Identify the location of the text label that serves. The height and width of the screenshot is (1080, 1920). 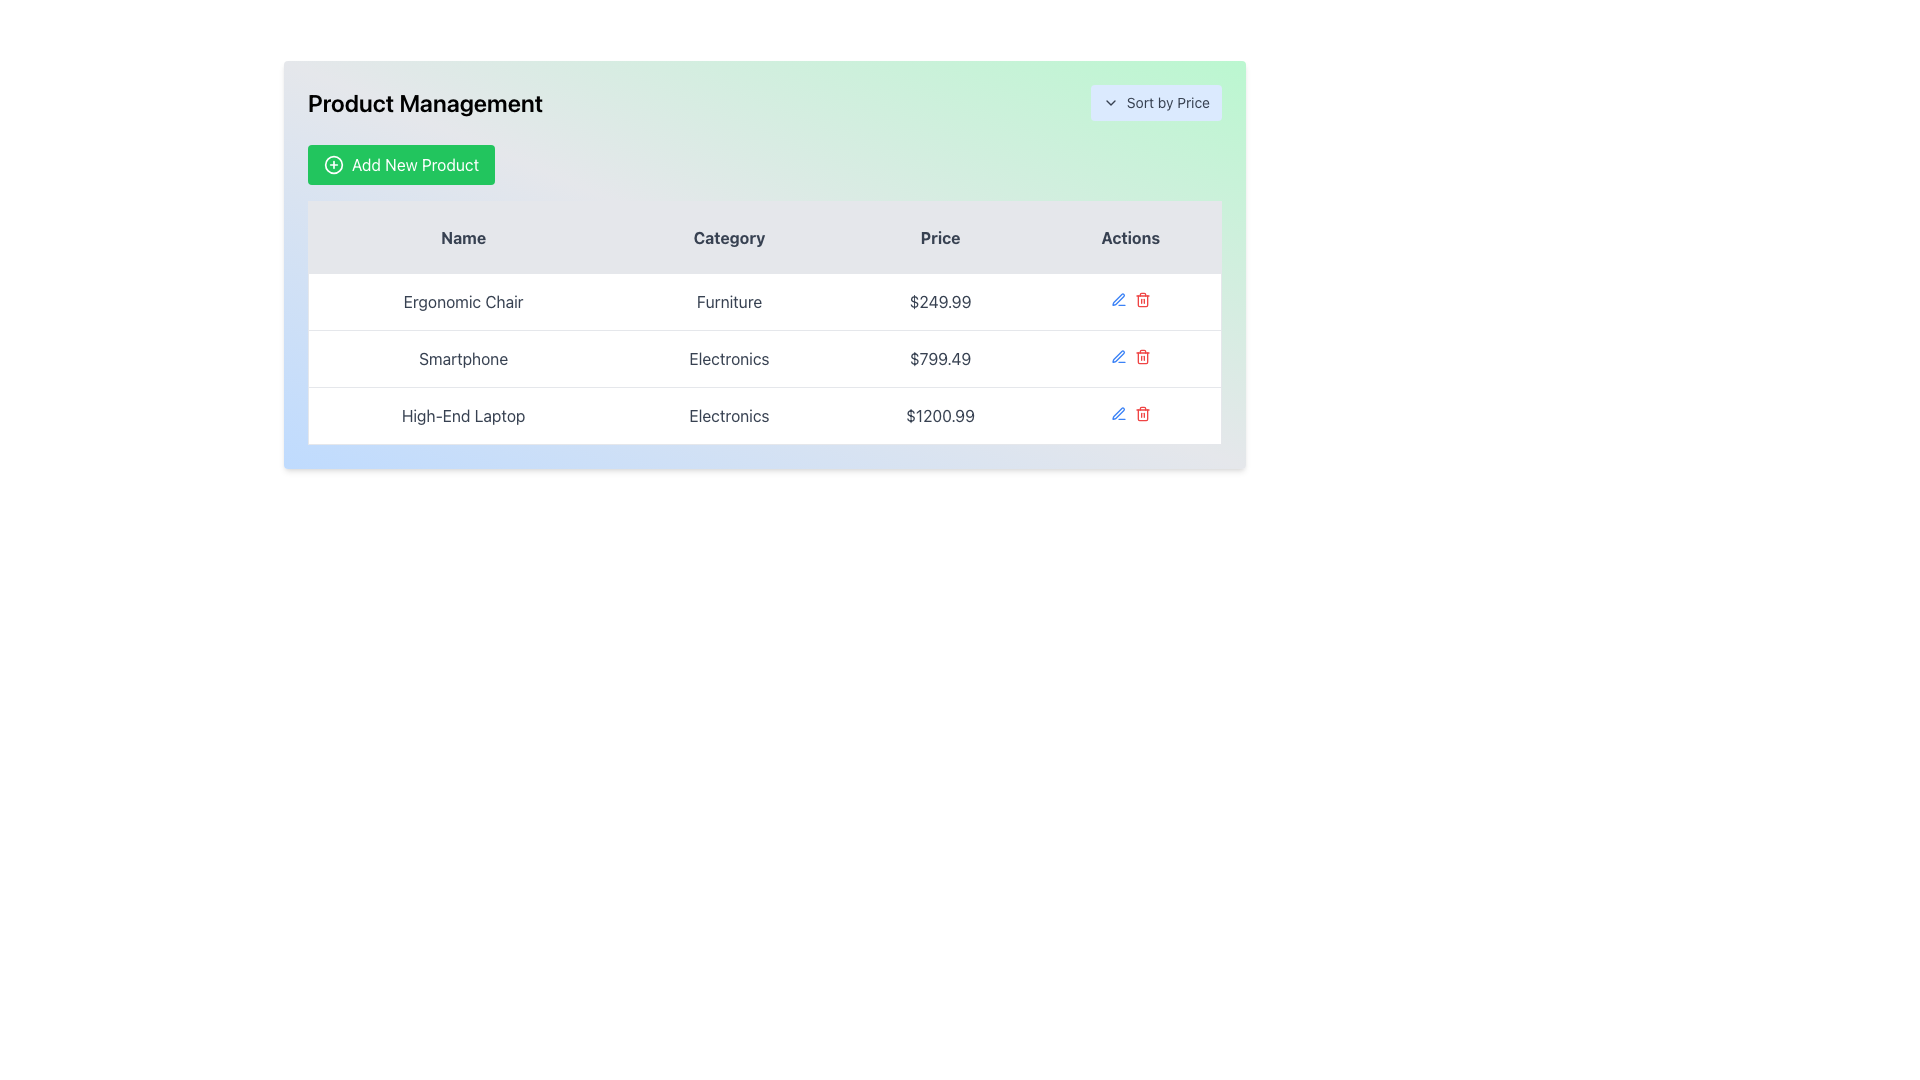
(939, 236).